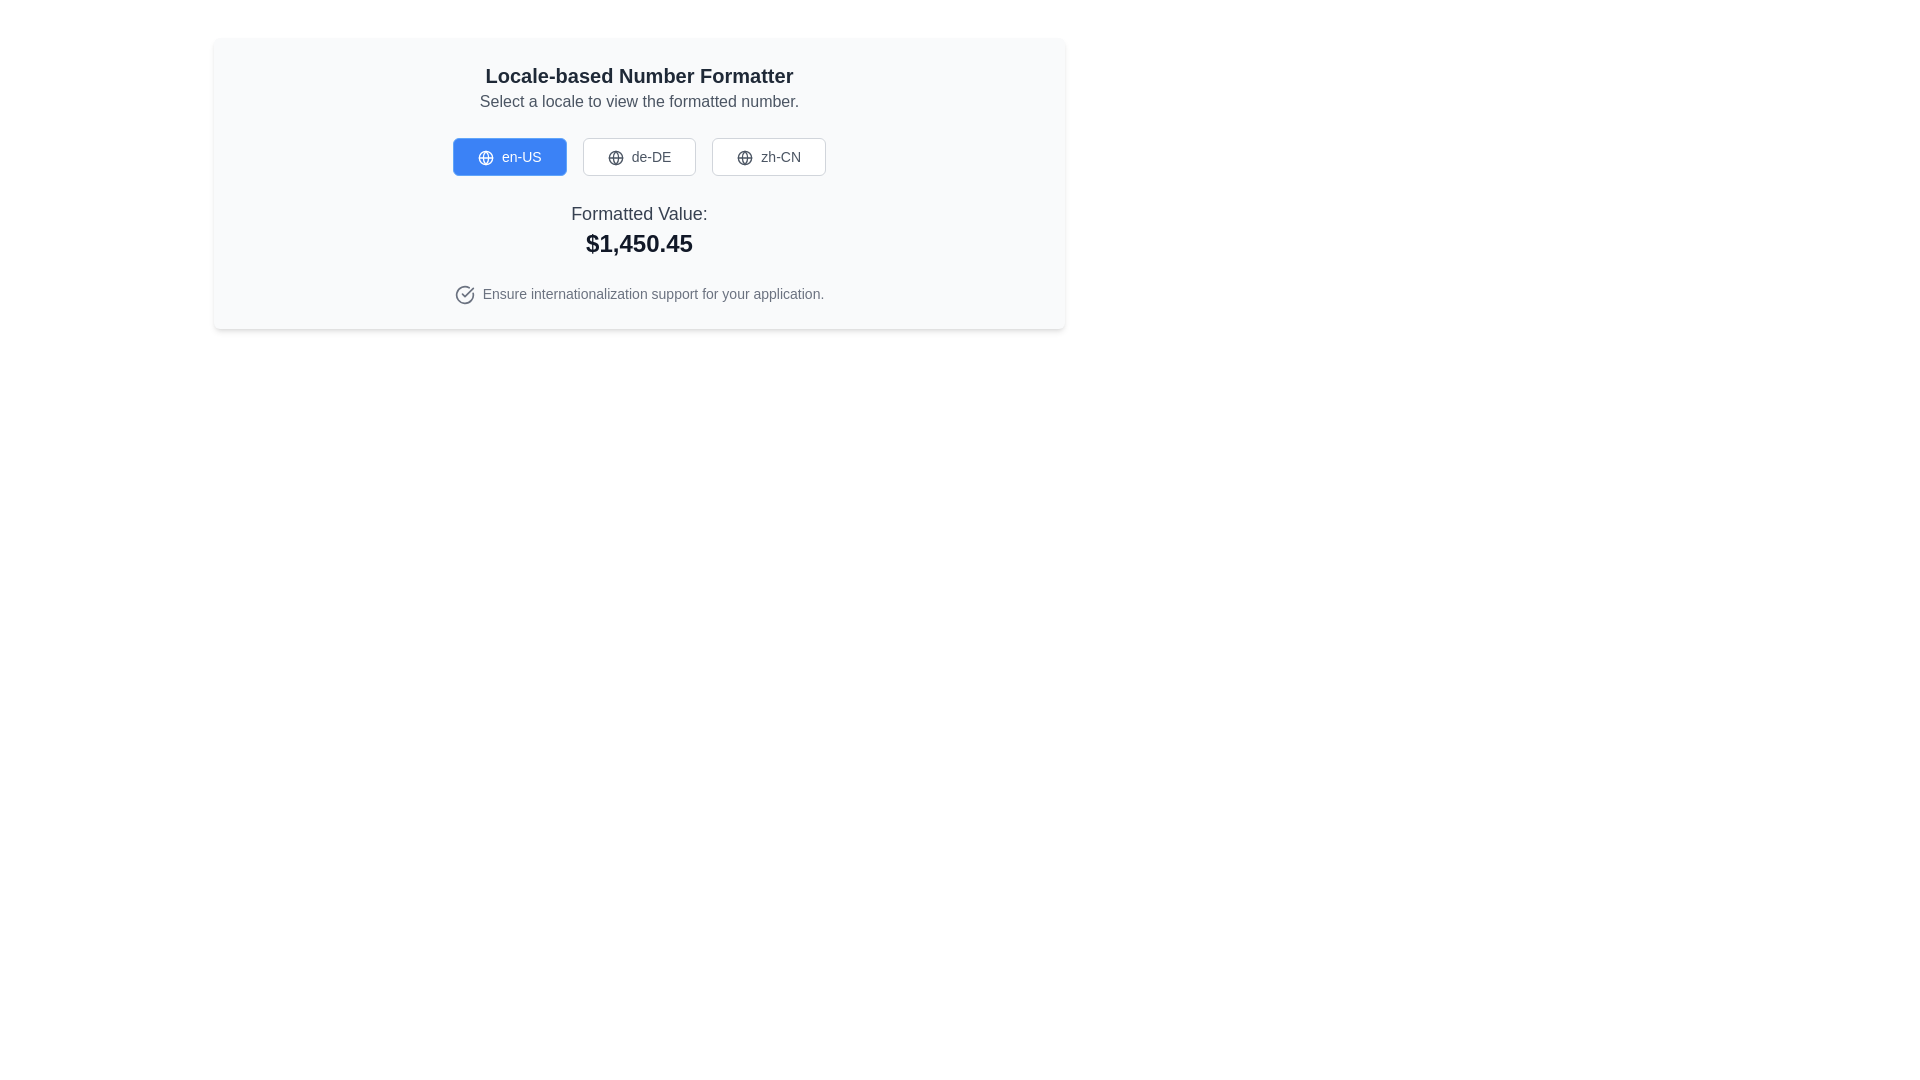 The width and height of the screenshot is (1920, 1080). What do you see at coordinates (638, 156) in the screenshot?
I see `the rectangular button labeled 'de-DE' with a globe icon` at bounding box center [638, 156].